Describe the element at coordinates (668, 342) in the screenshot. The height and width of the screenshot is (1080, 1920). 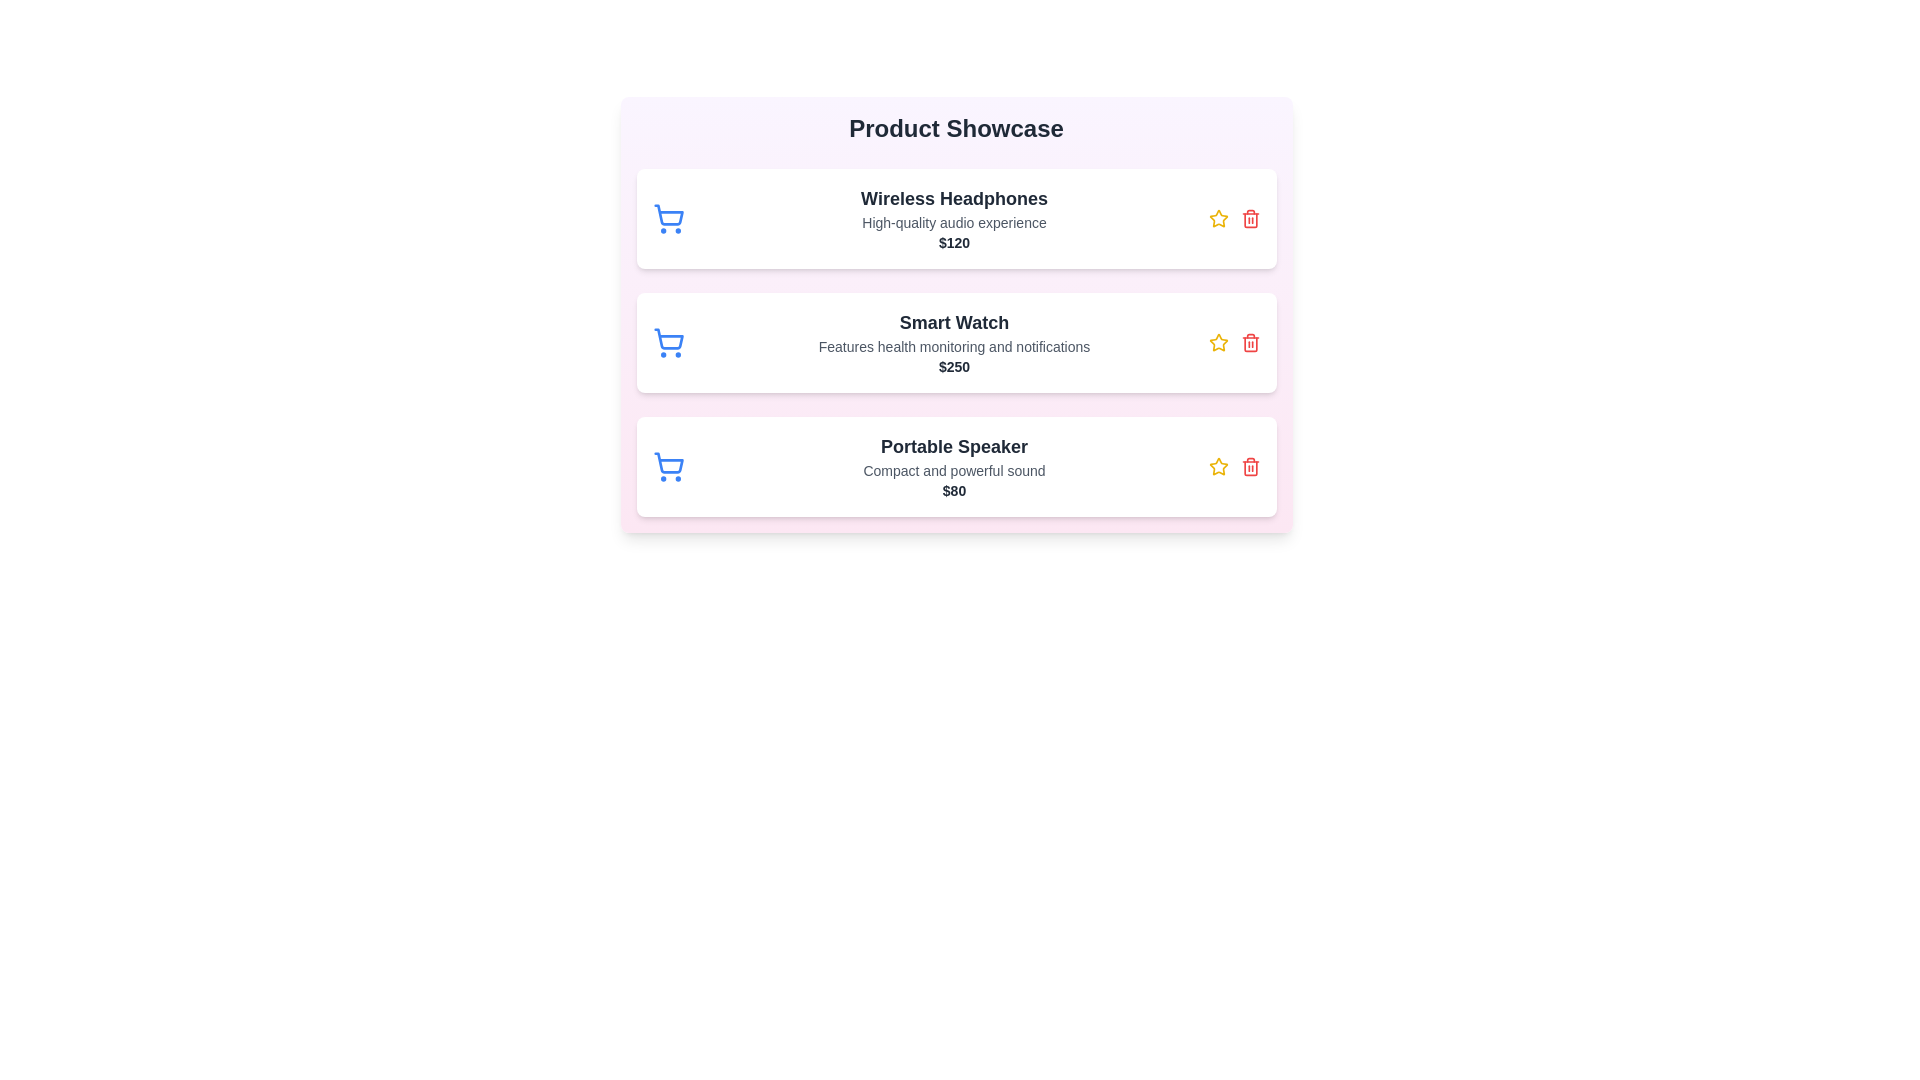
I see `the shopping cart icon for the product Smart Watch` at that location.